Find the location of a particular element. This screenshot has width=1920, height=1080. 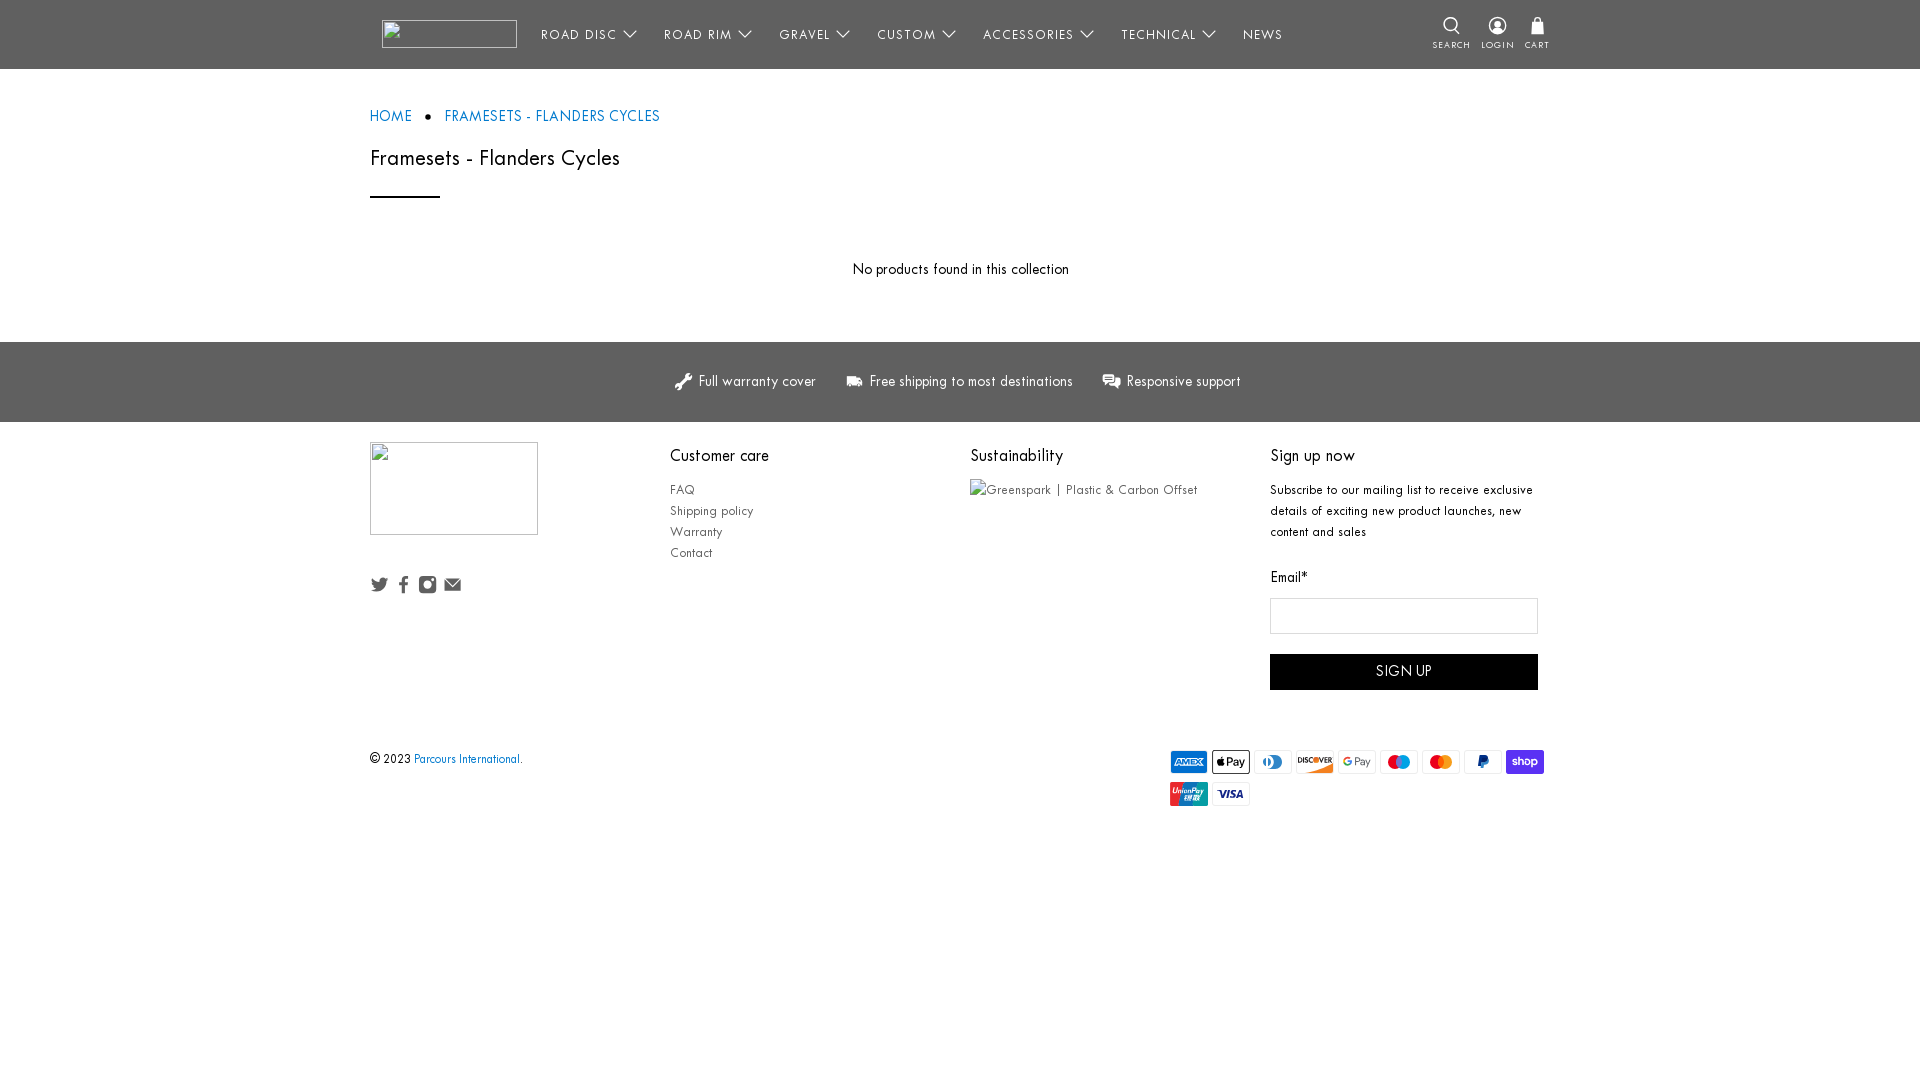

'Shipping policy' is located at coordinates (711, 509).